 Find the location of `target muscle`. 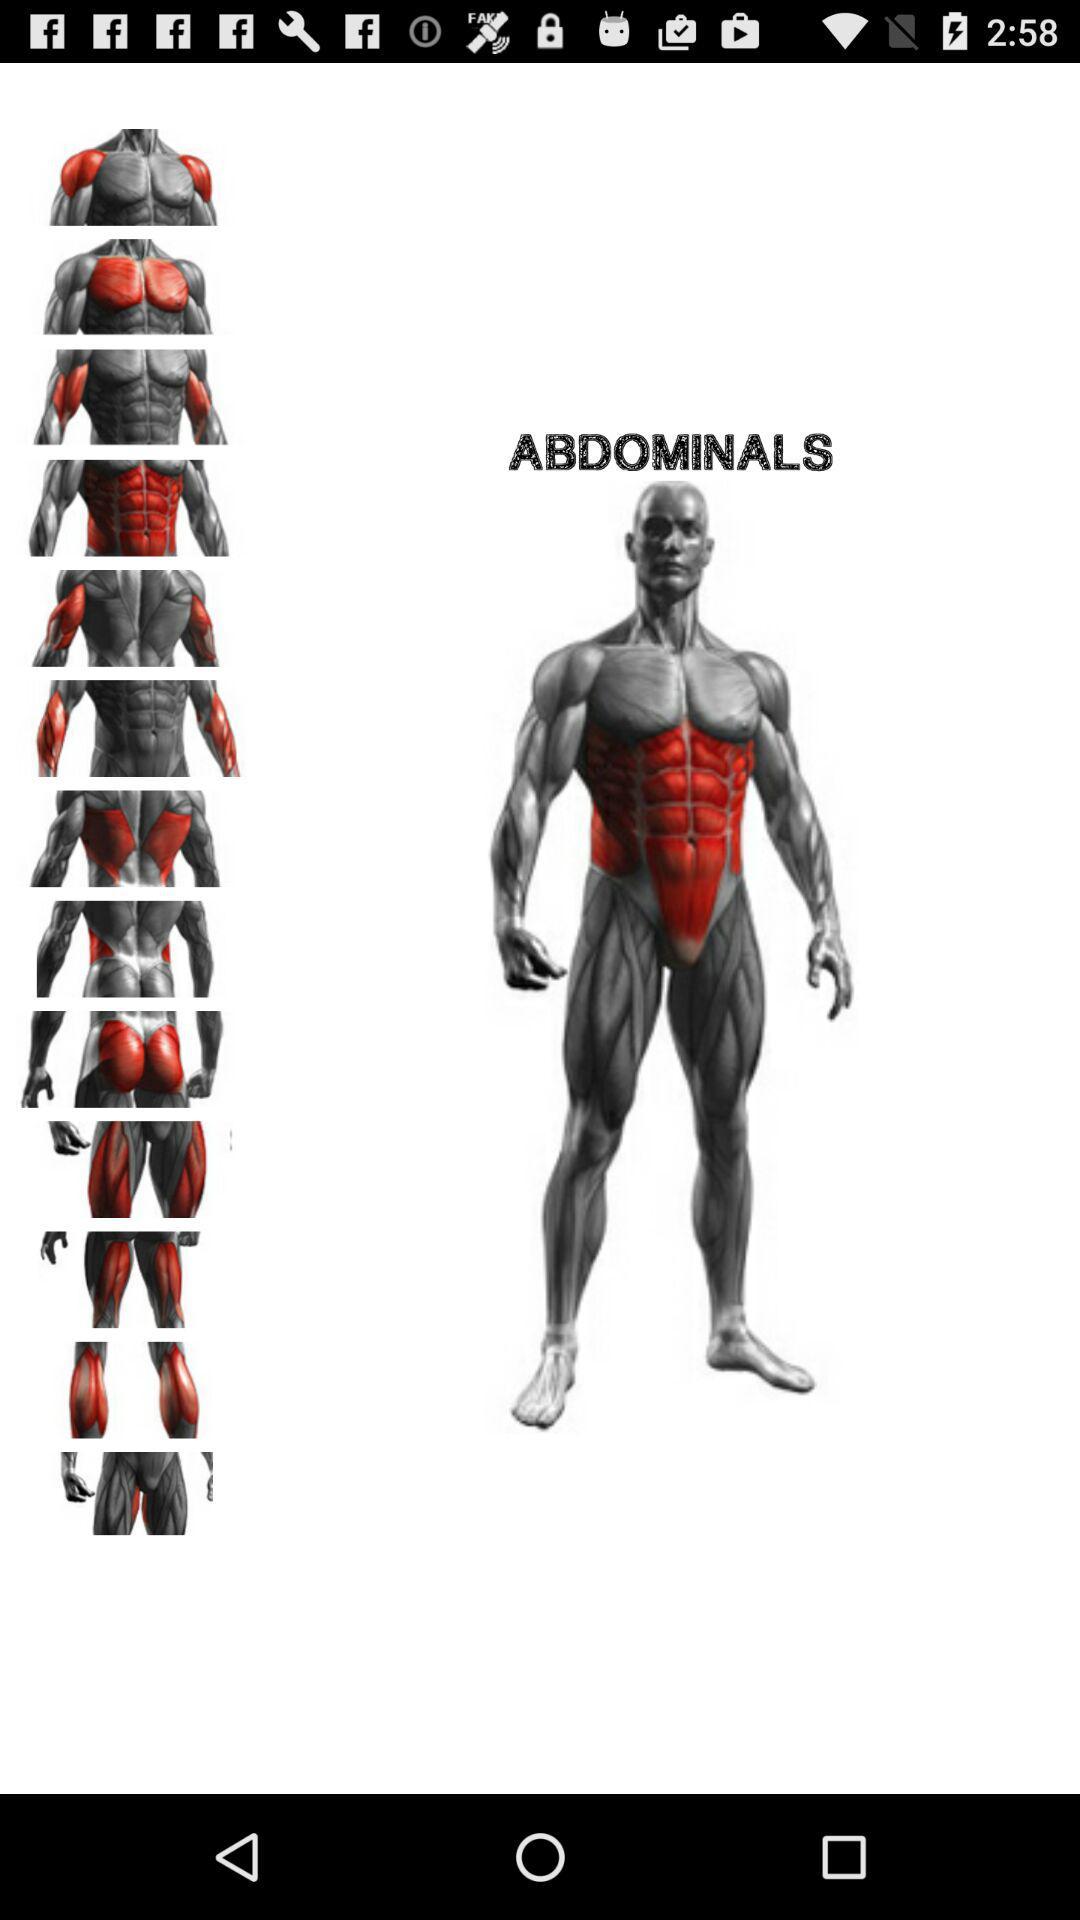

target muscle is located at coordinates (131, 391).